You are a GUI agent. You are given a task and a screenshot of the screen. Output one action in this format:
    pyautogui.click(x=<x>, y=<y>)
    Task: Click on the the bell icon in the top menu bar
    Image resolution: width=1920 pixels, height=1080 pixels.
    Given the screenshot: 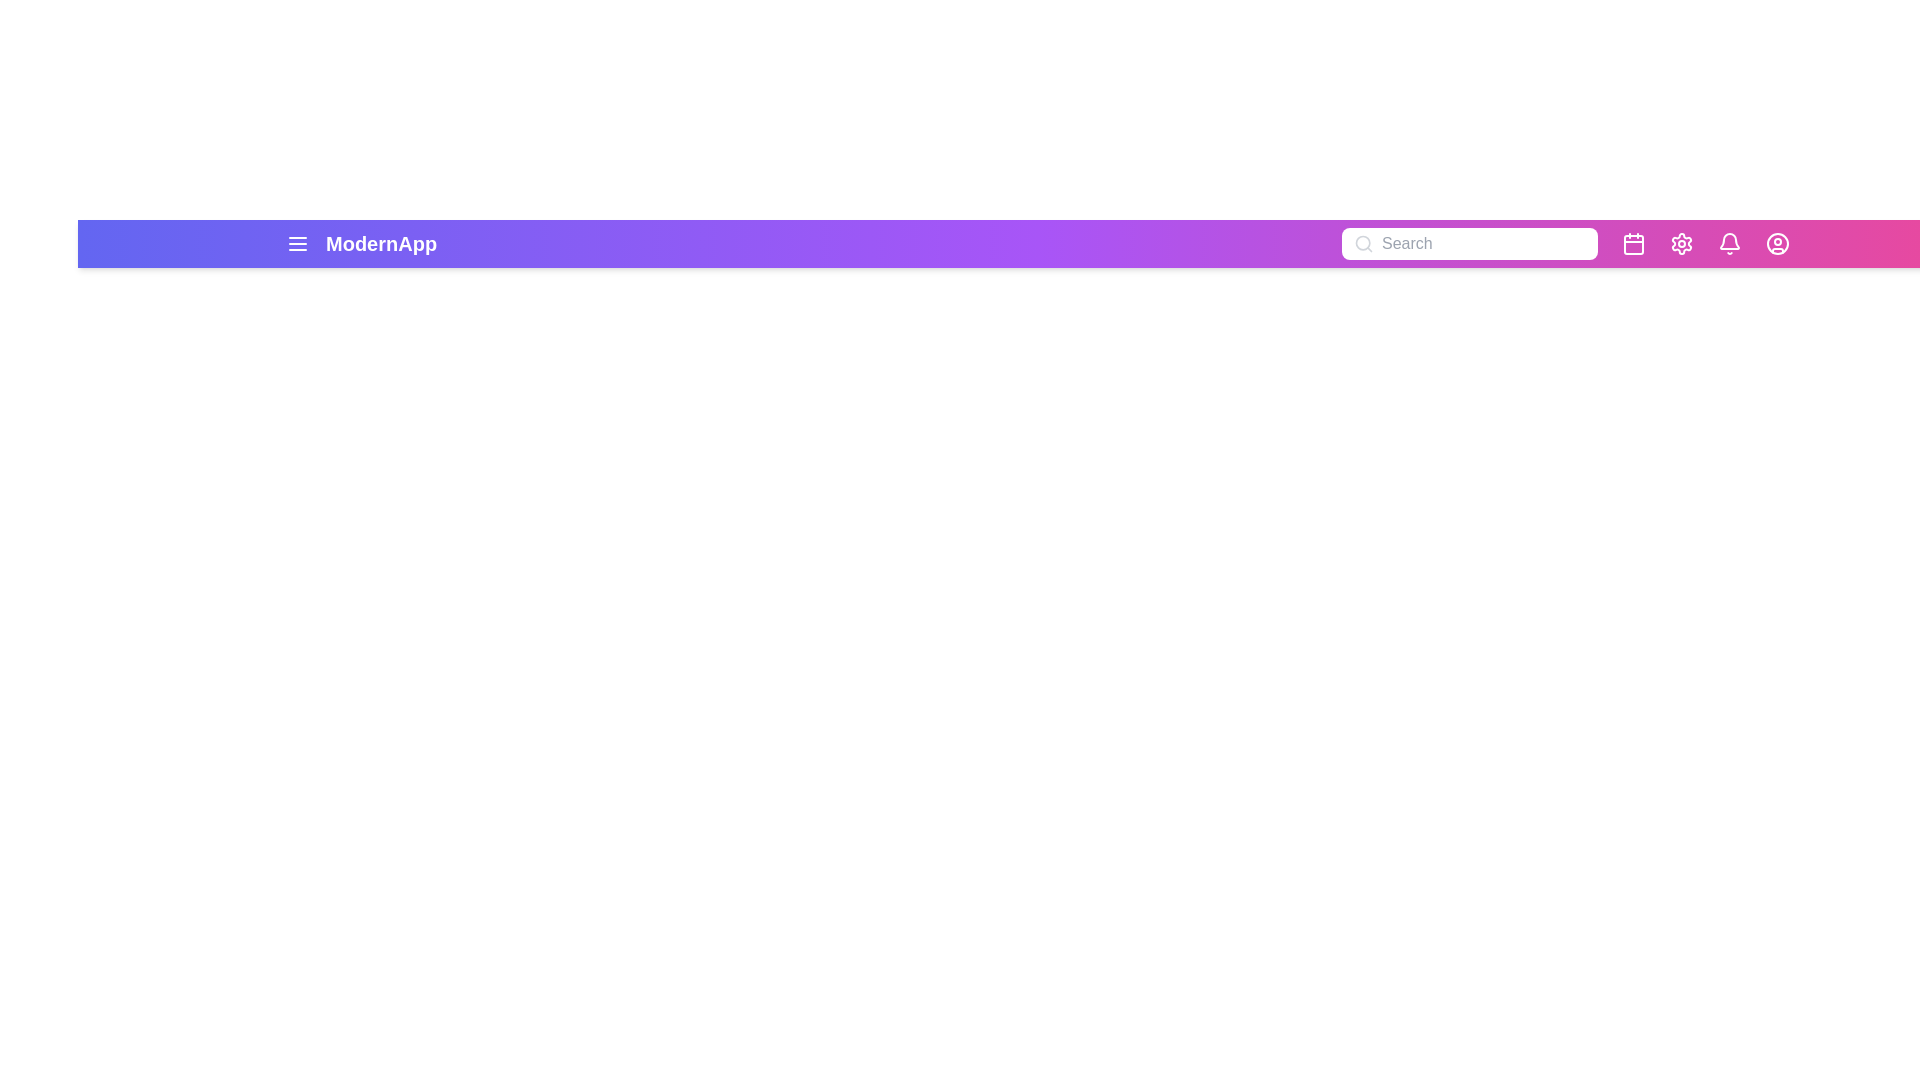 What is the action you would take?
    pyautogui.click(x=1728, y=242)
    